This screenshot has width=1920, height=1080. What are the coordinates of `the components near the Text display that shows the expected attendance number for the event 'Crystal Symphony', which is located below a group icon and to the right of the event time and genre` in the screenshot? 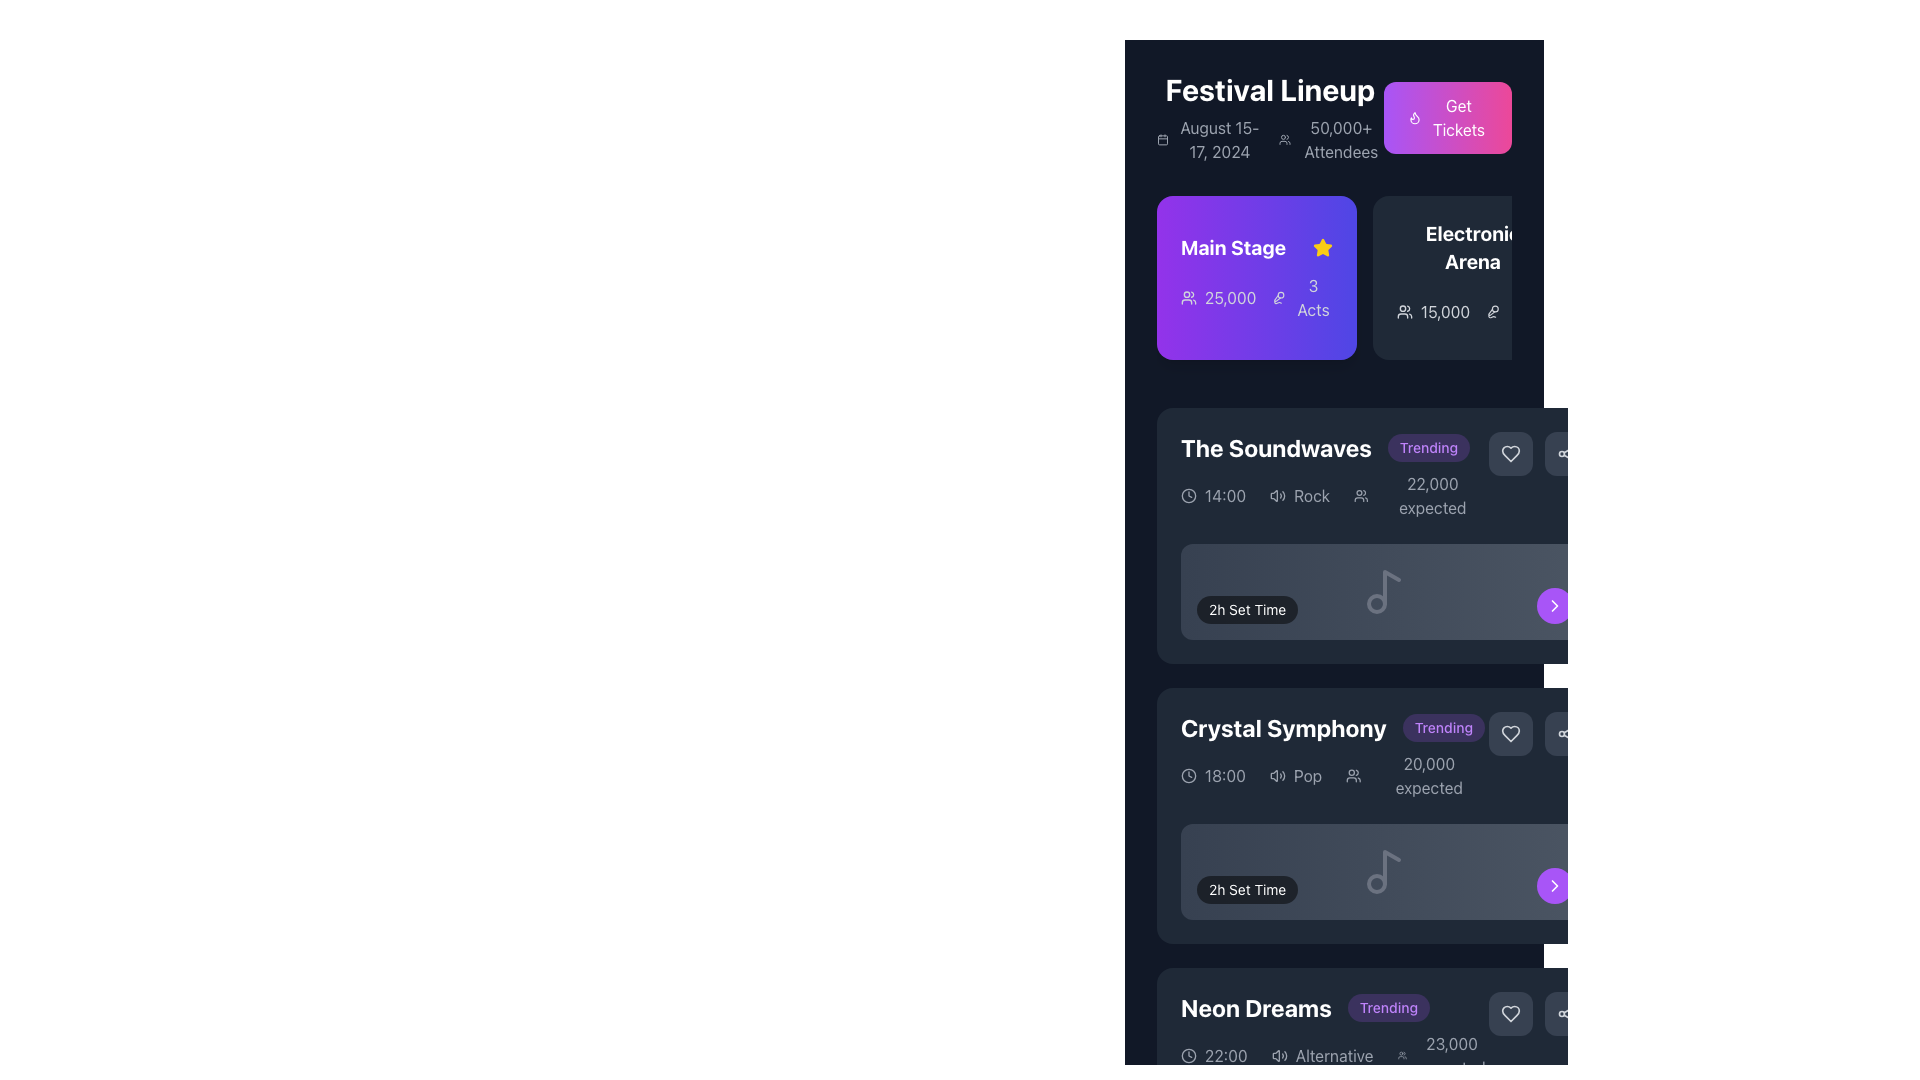 It's located at (1428, 774).